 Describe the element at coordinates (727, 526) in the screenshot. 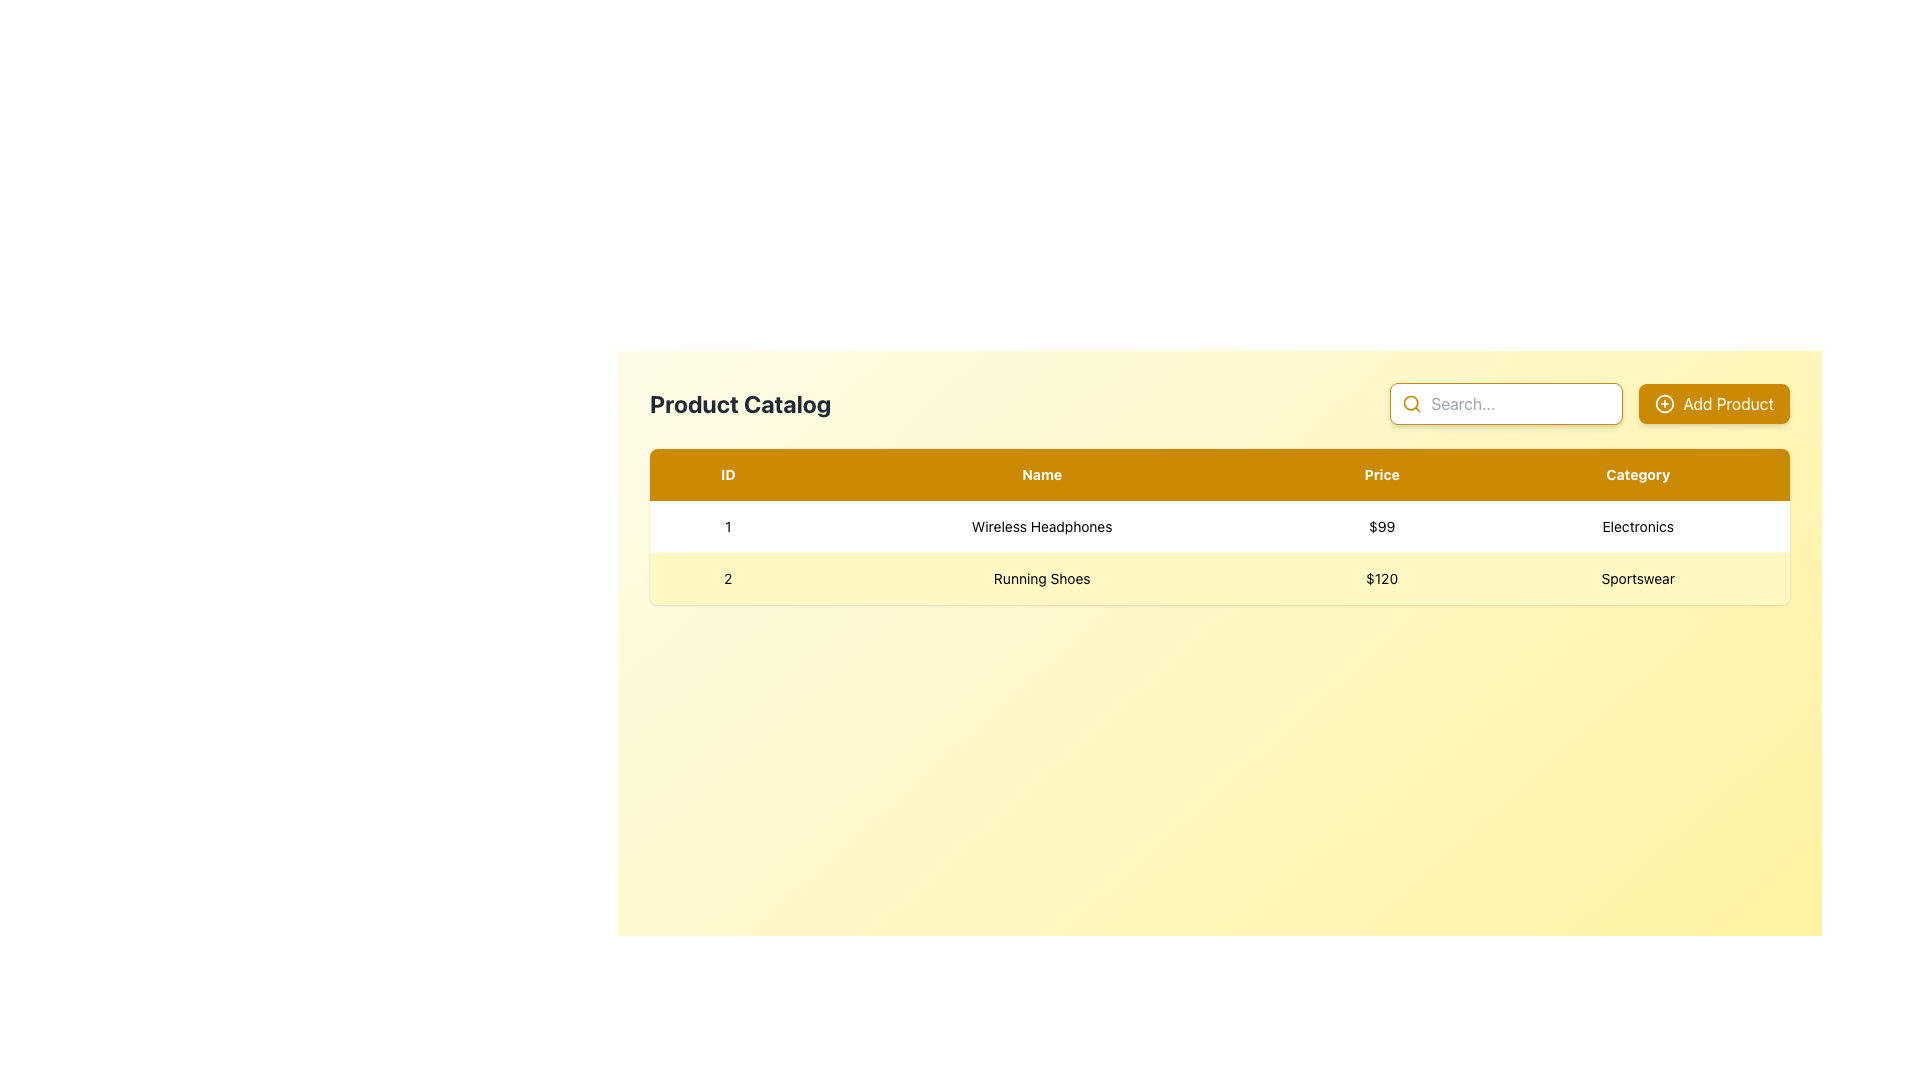

I see `text content of the table cell displaying the ID number of the first product in the table, which is located in the first row and first column labeled 'ID'` at that location.